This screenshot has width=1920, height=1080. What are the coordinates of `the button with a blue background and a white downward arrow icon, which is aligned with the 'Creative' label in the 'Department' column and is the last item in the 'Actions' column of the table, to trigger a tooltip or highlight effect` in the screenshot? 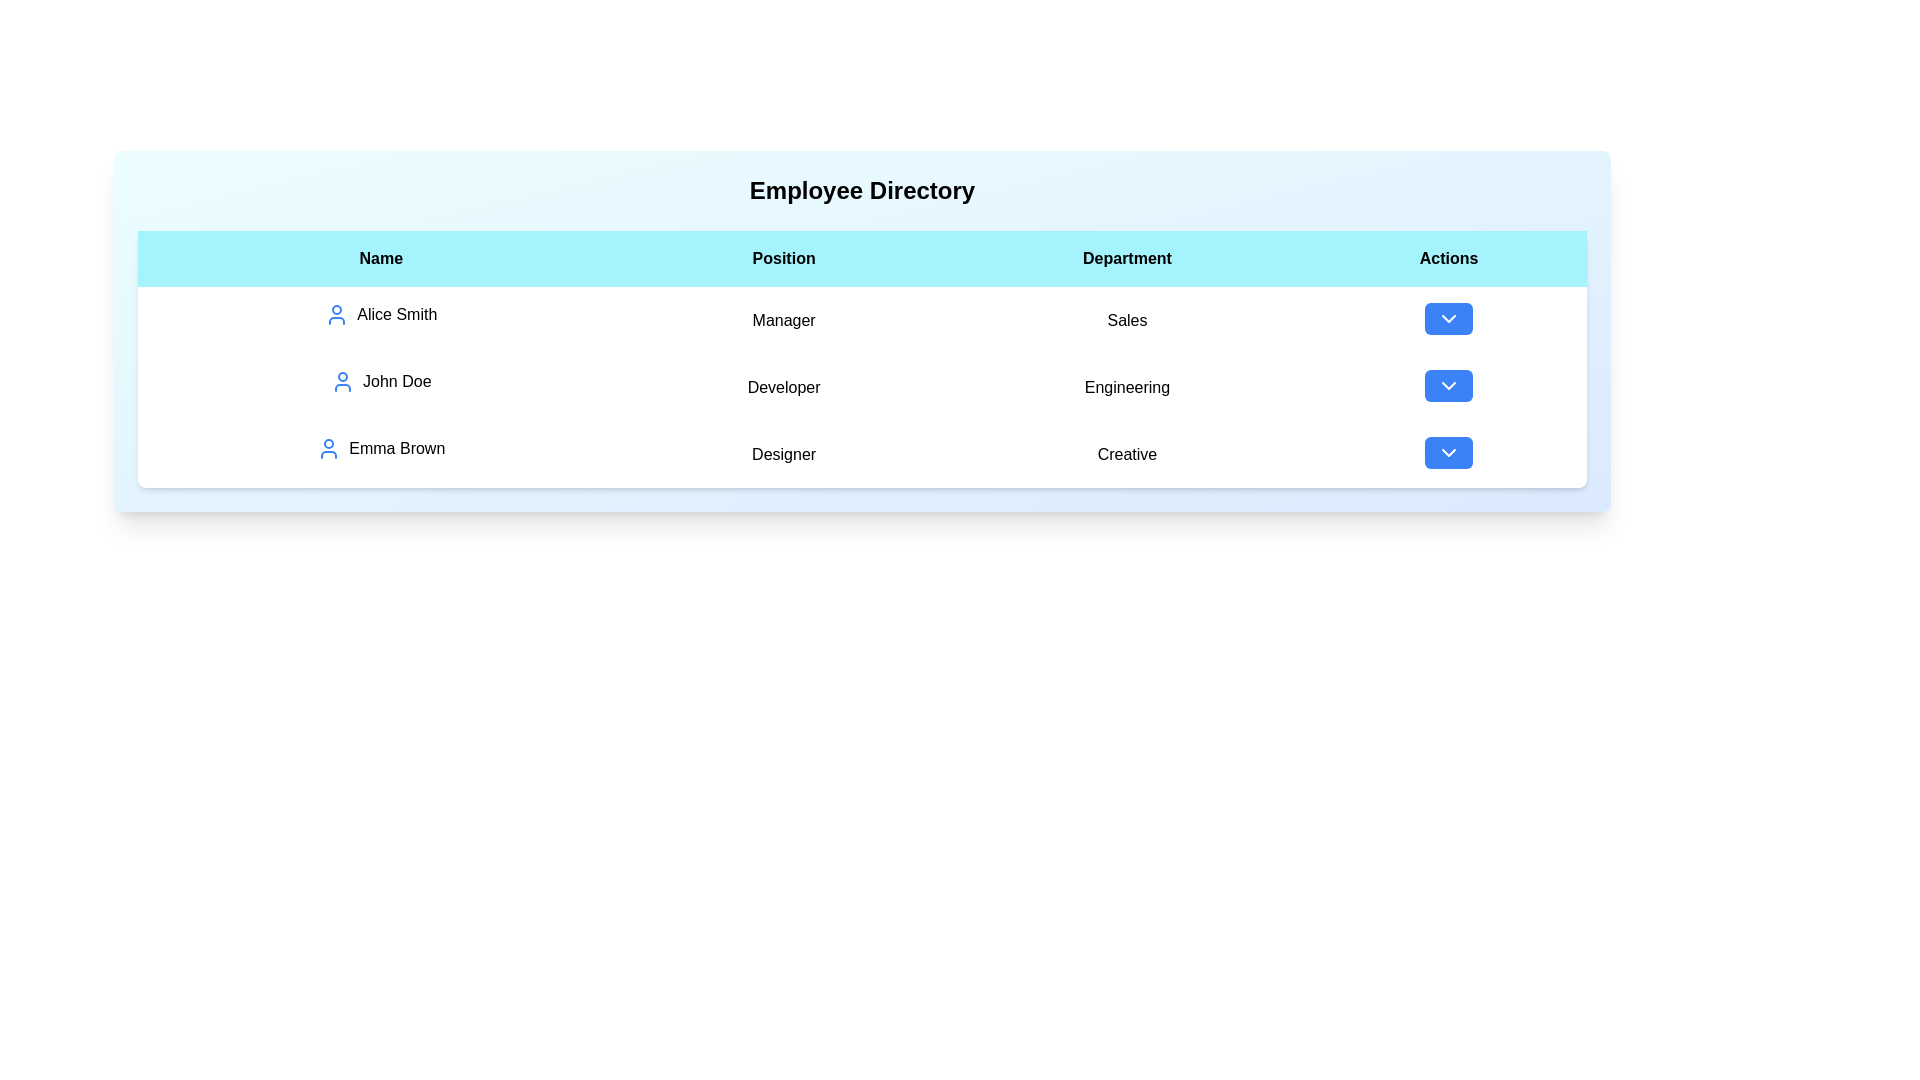 It's located at (1449, 452).